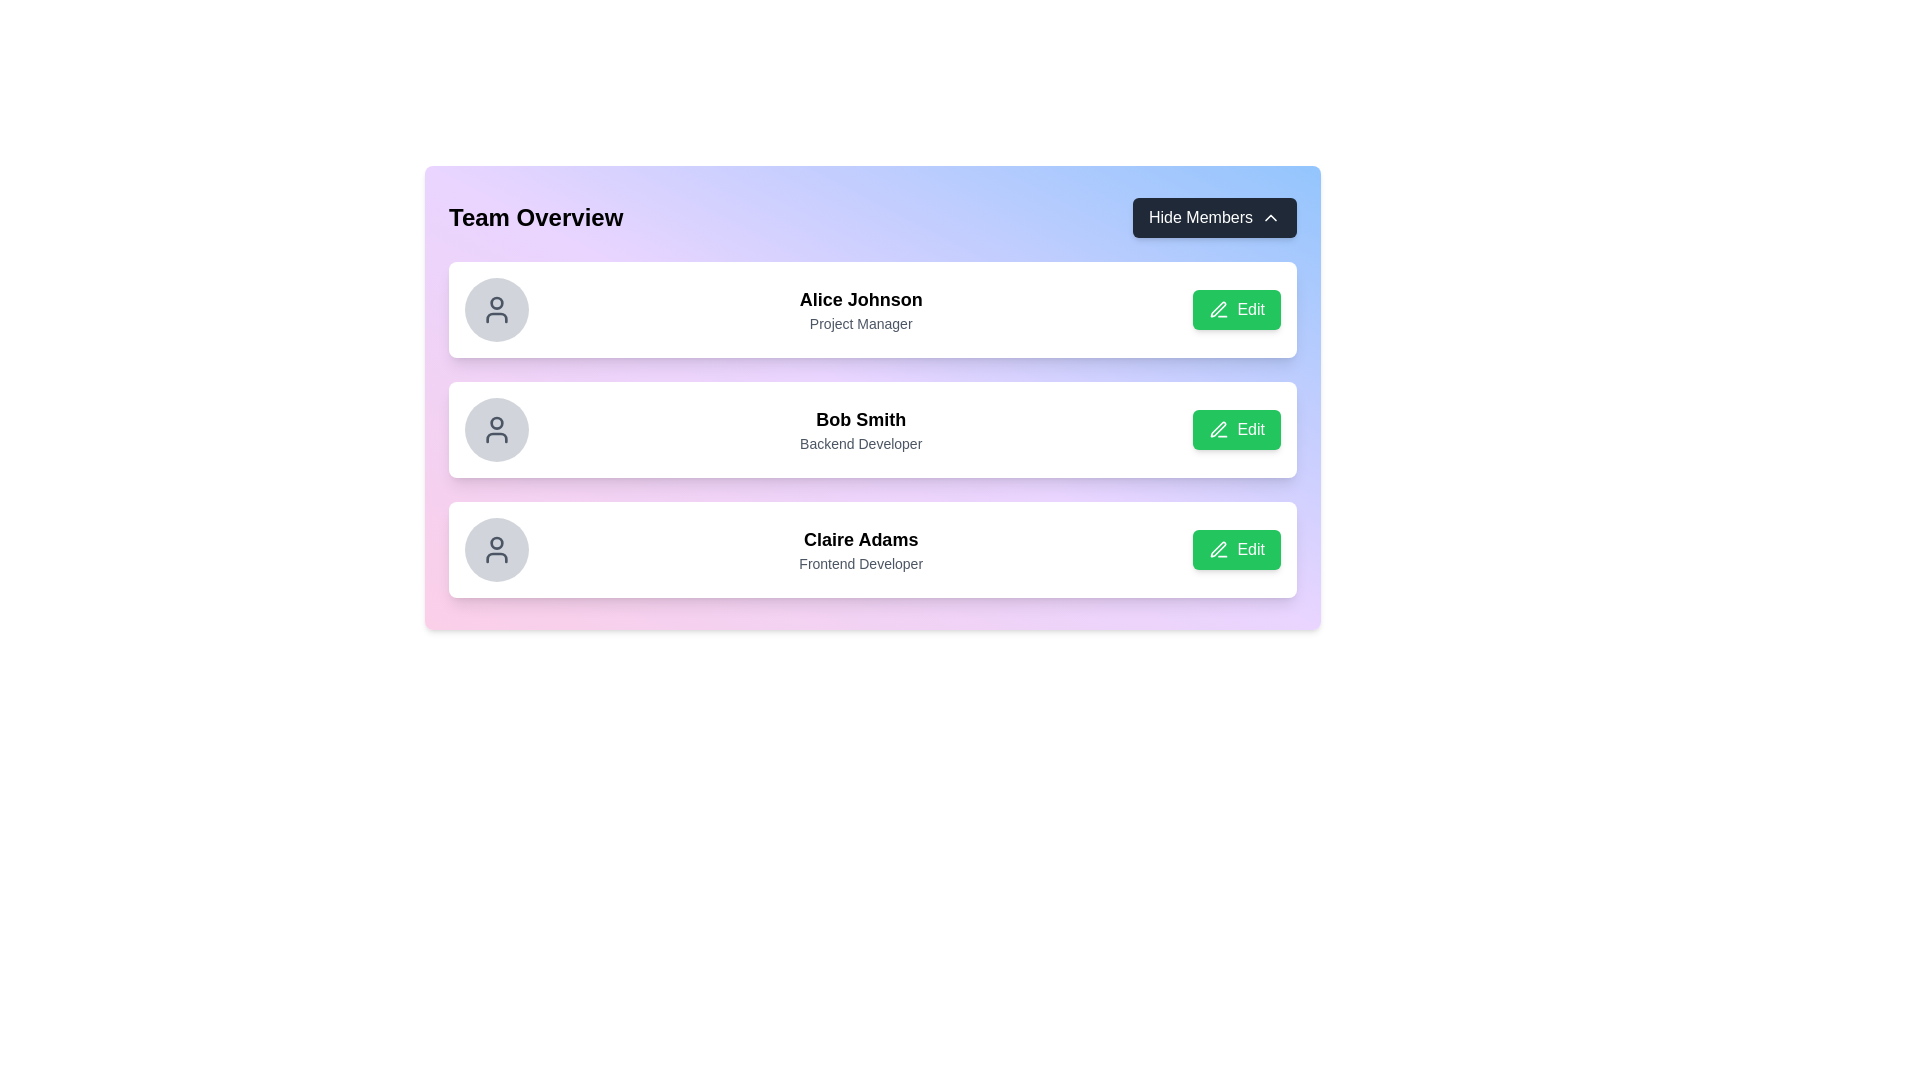 This screenshot has width=1920, height=1080. I want to click on the 'Edit' text on the green button with rounded corners, so click(1250, 309).